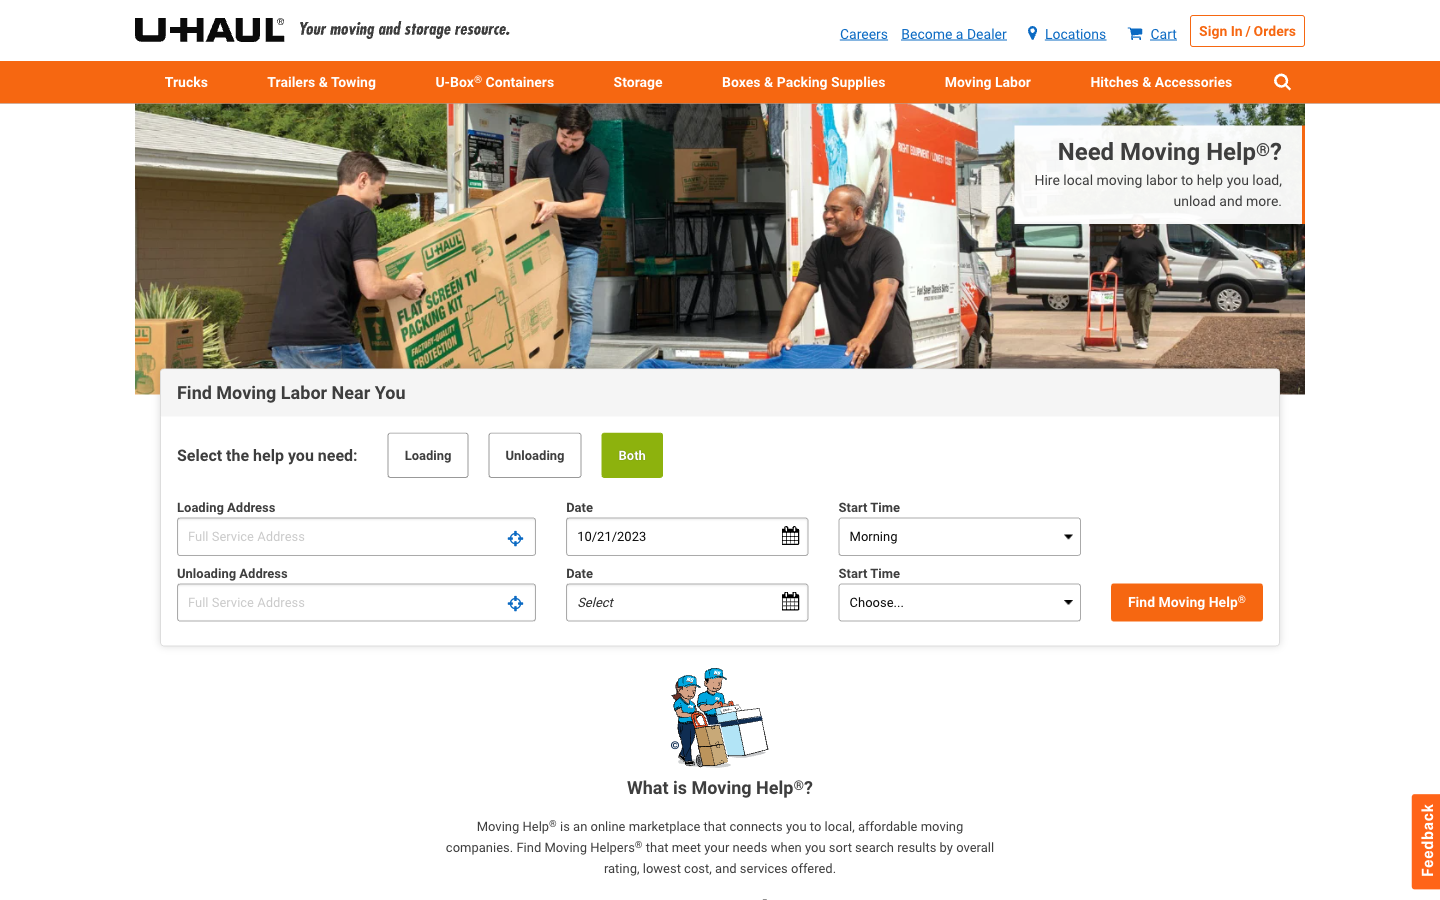 The image size is (1440, 900). Describe the element at coordinates (1125, 183) in the screenshot. I see `Require assistance with local move` at that location.